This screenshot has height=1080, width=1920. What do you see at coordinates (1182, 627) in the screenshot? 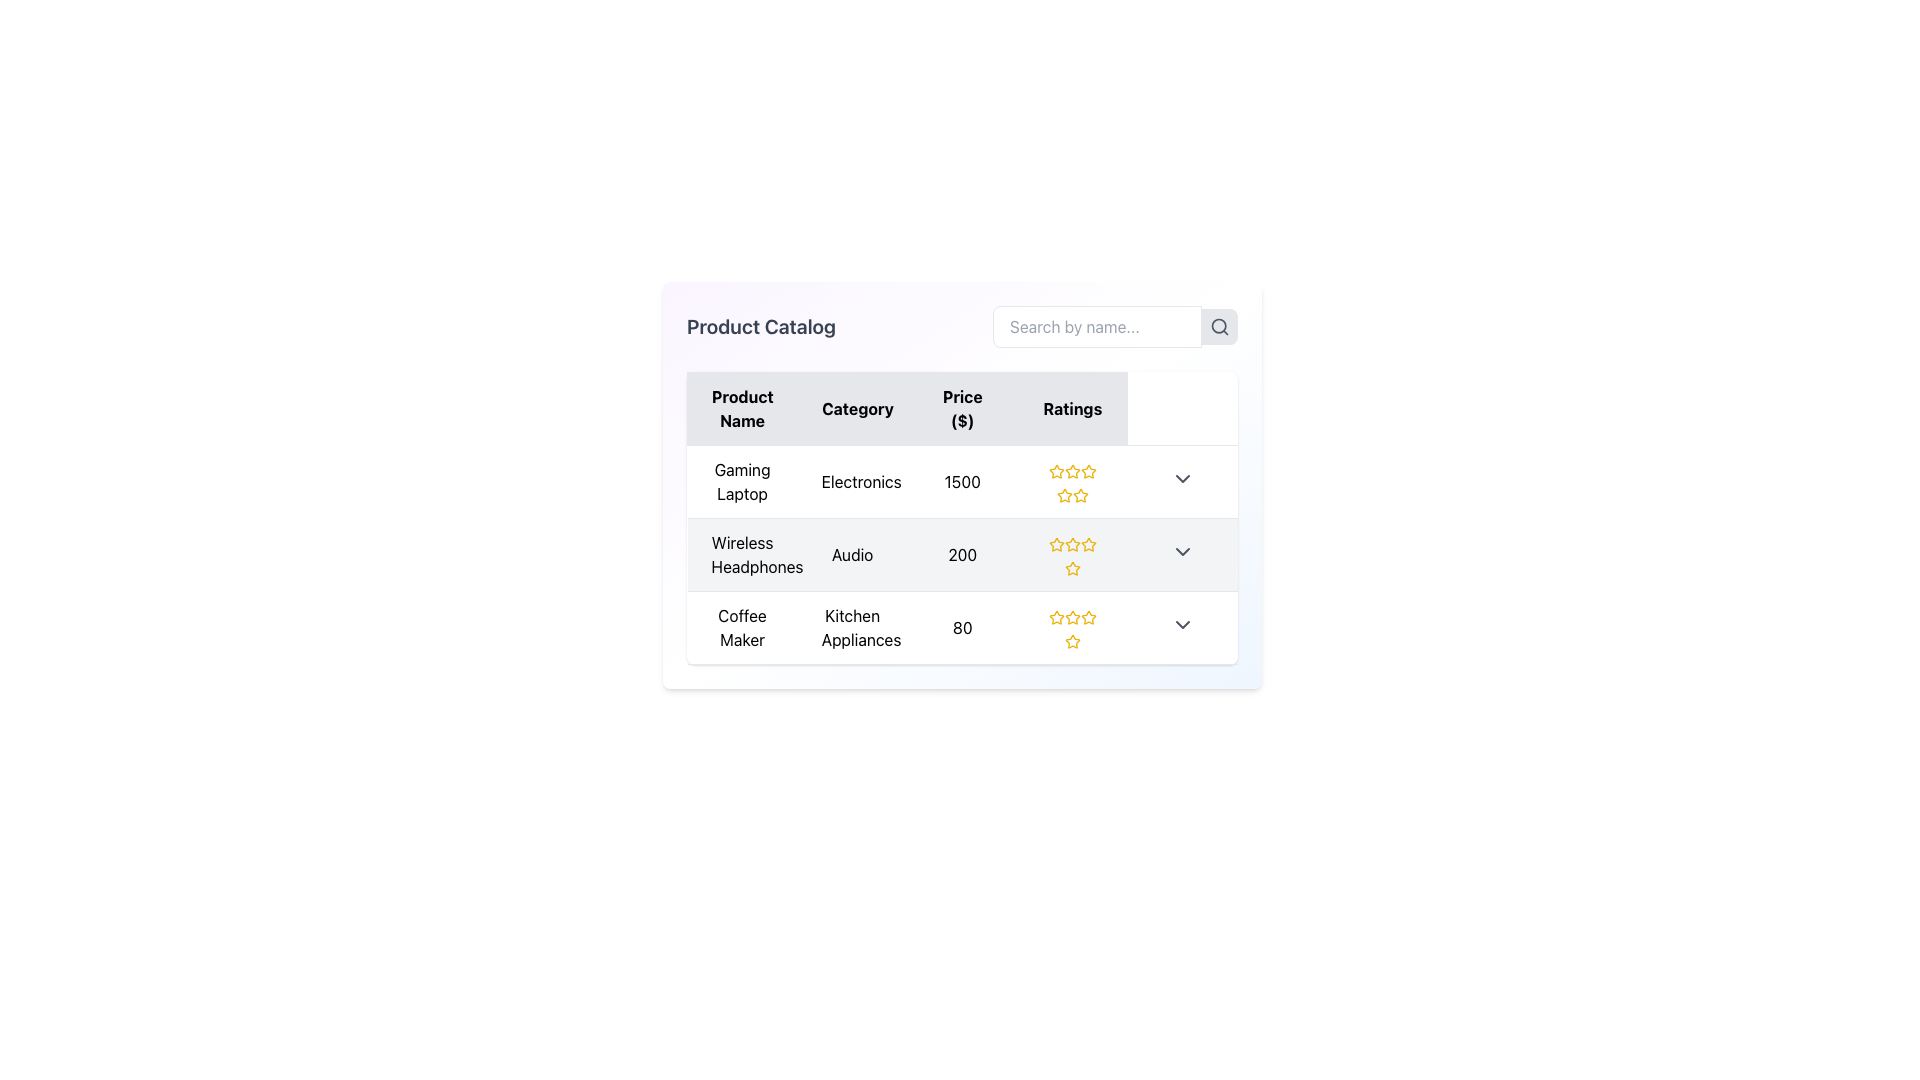
I see `the downward-pointing gray arrow icon in the last column of the table row for 'Coffee Maker', 'Kitchen Appliances', and '80'` at bounding box center [1182, 627].